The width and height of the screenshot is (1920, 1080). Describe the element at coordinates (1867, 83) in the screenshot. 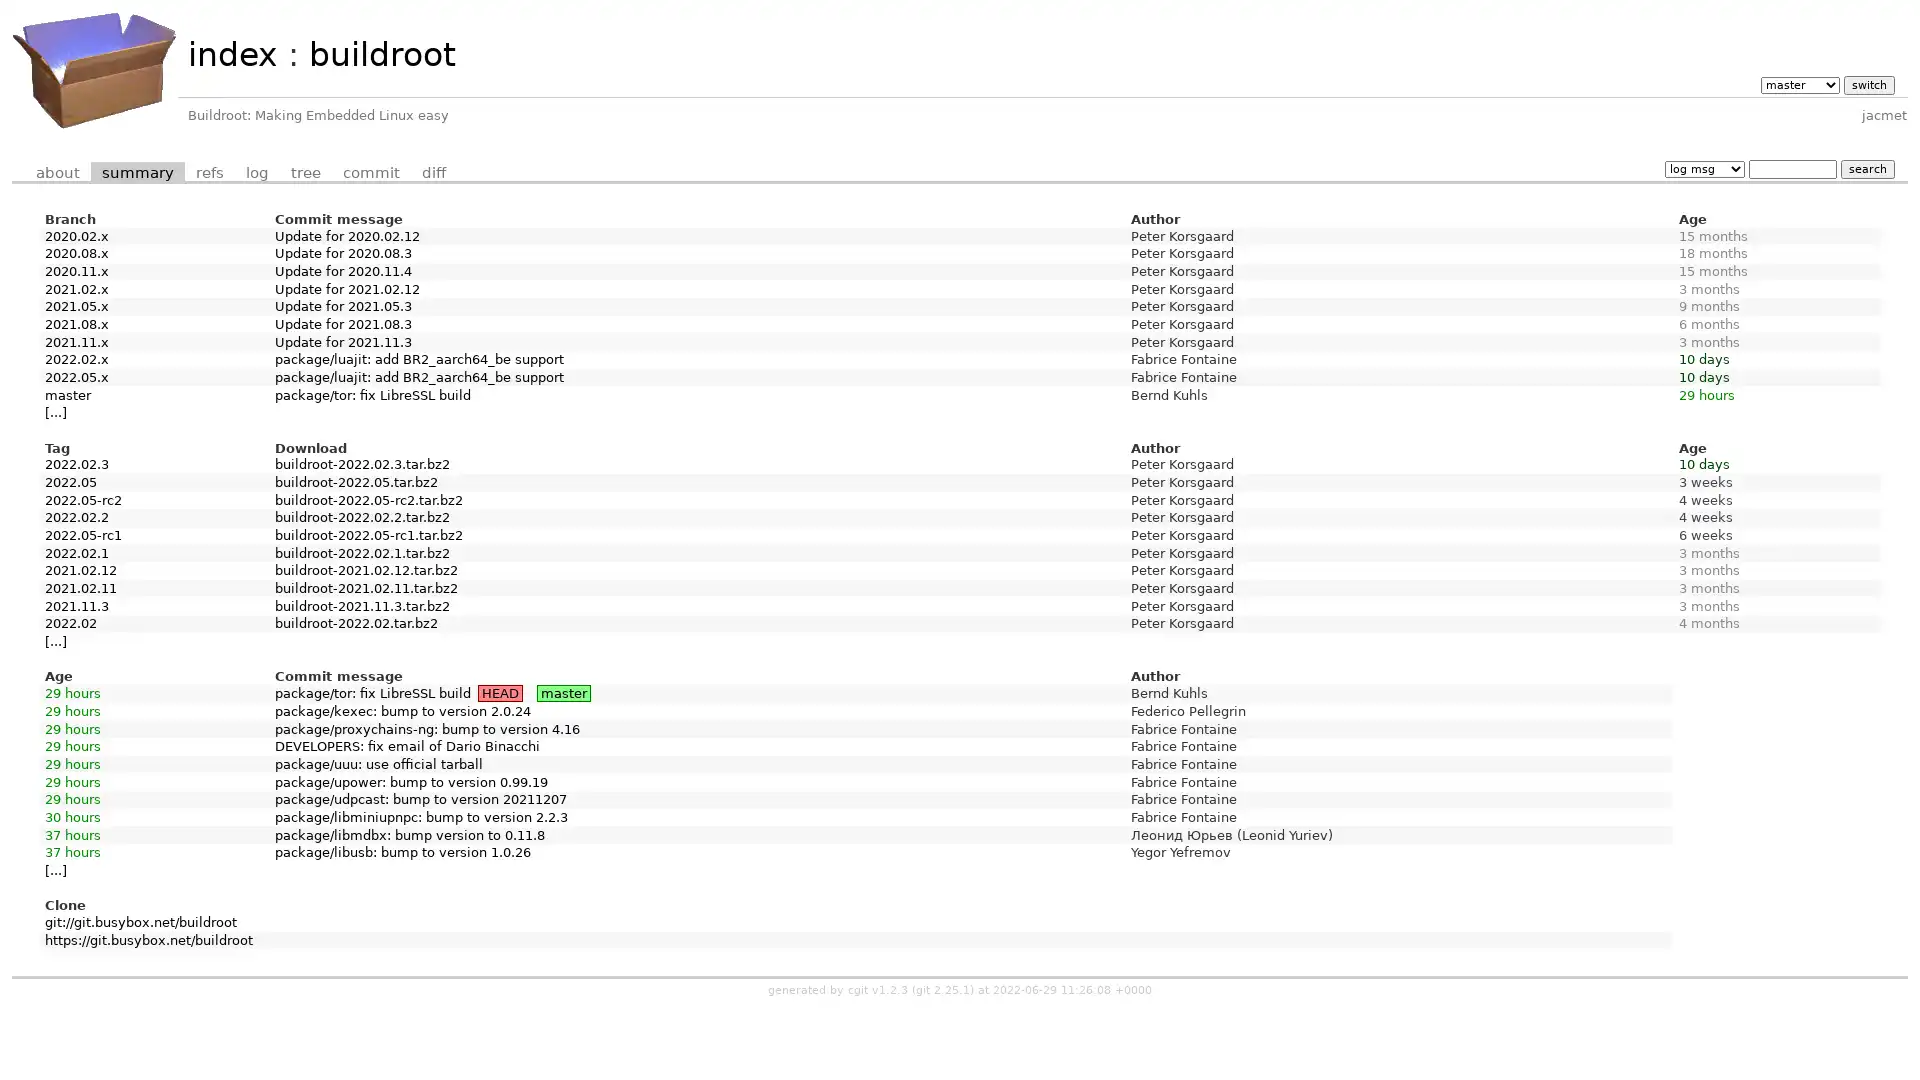

I see `switch` at that location.